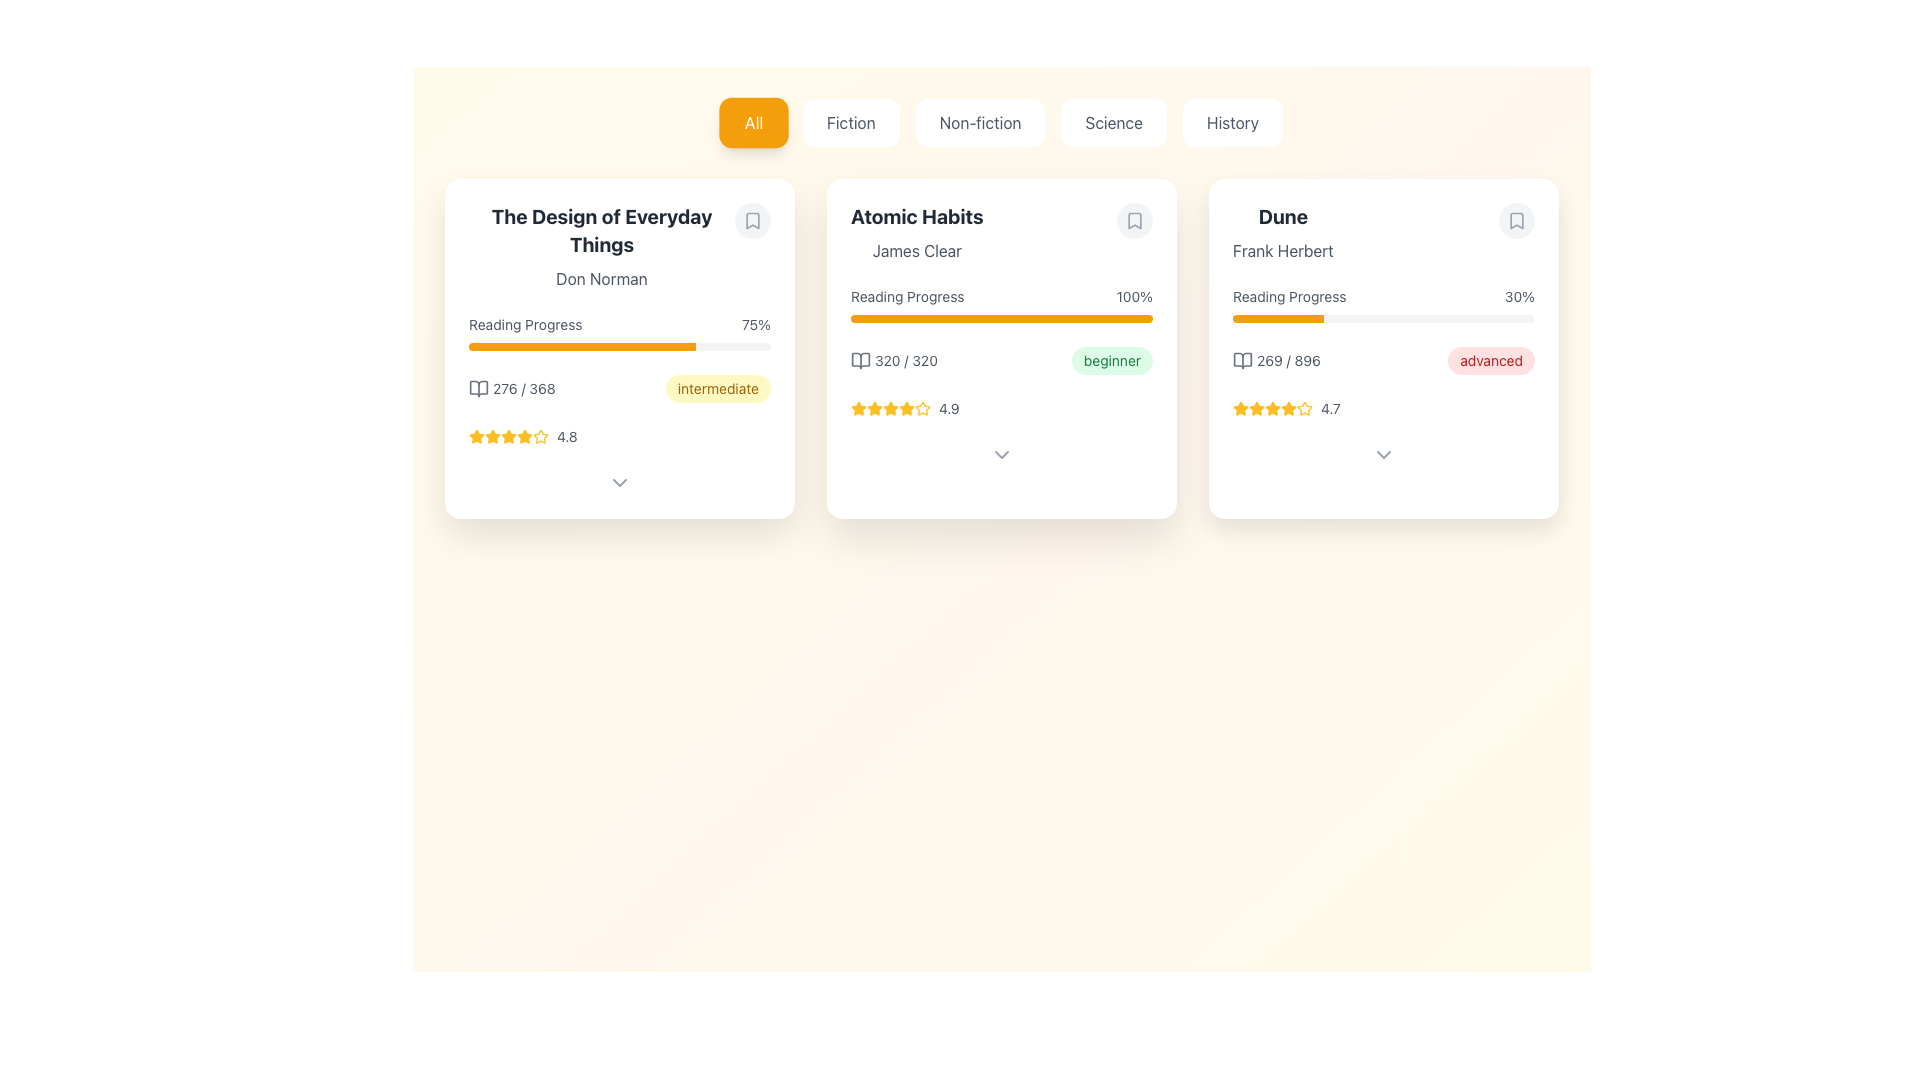 This screenshot has height=1080, width=1920. I want to click on the 'Non-fiction' button, which is a horizontally-aligned button with rounded corners, located near the top-center of the interface, between the 'Fiction' and 'Science' buttons, so click(980, 123).